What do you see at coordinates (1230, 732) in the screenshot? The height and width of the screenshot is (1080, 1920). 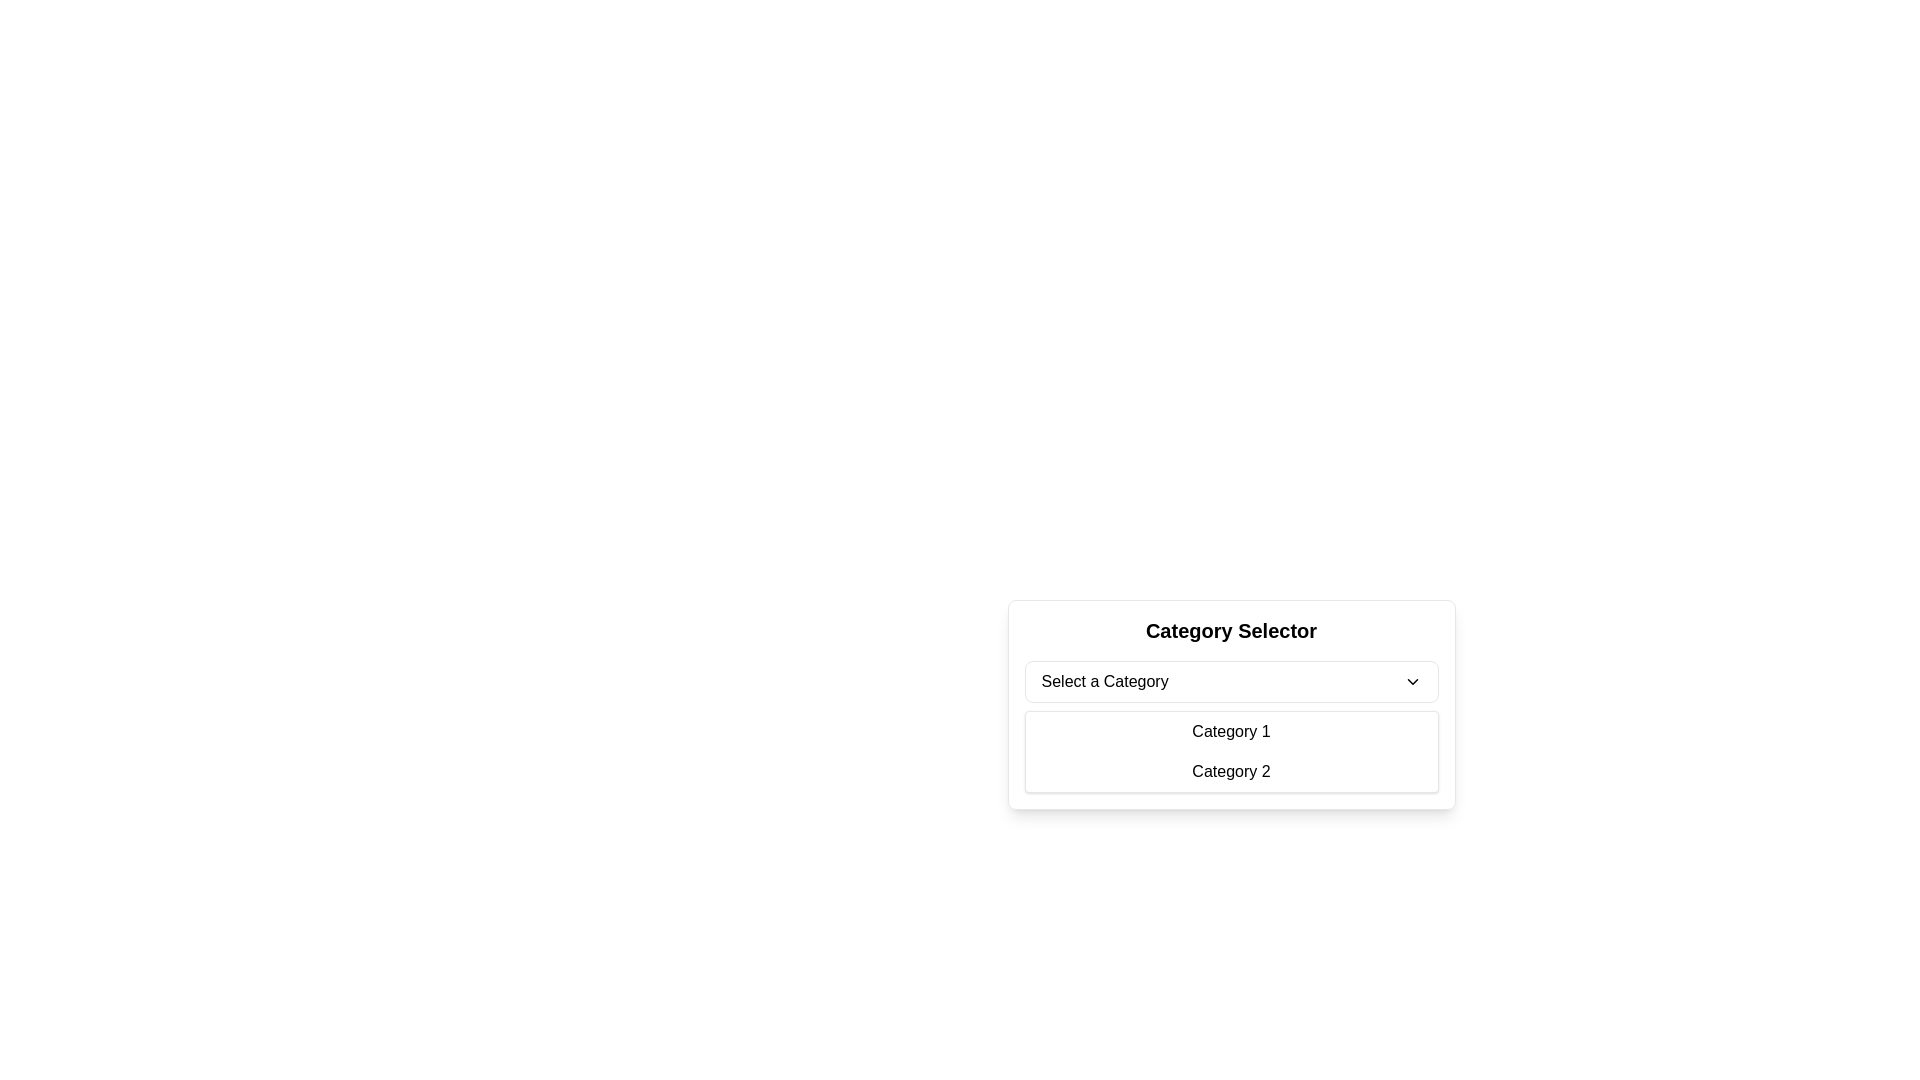 I see `the 'Category 1' list item in the dropdown menu` at bounding box center [1230, 732].